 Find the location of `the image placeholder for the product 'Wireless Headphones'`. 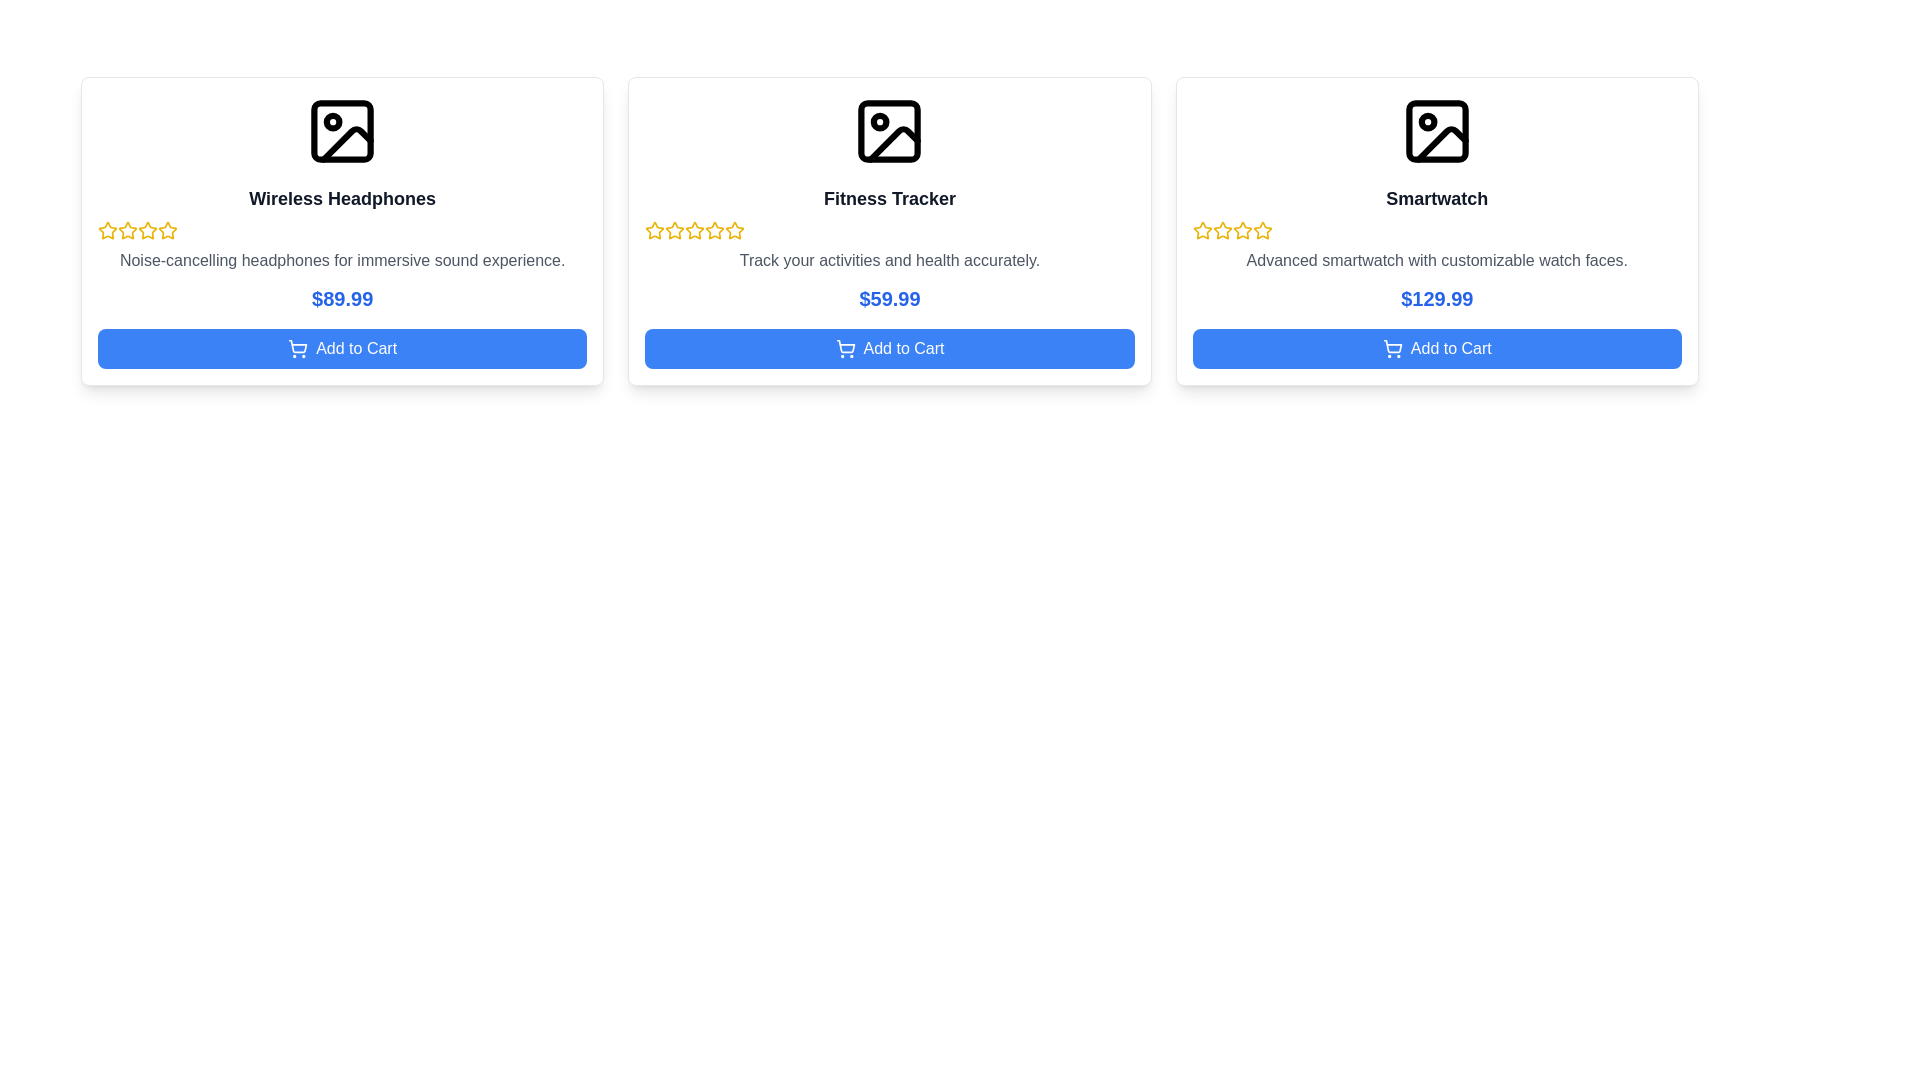

the image placeholder for the product 'Wireless Headphones' is located at coordinates (342, 131).